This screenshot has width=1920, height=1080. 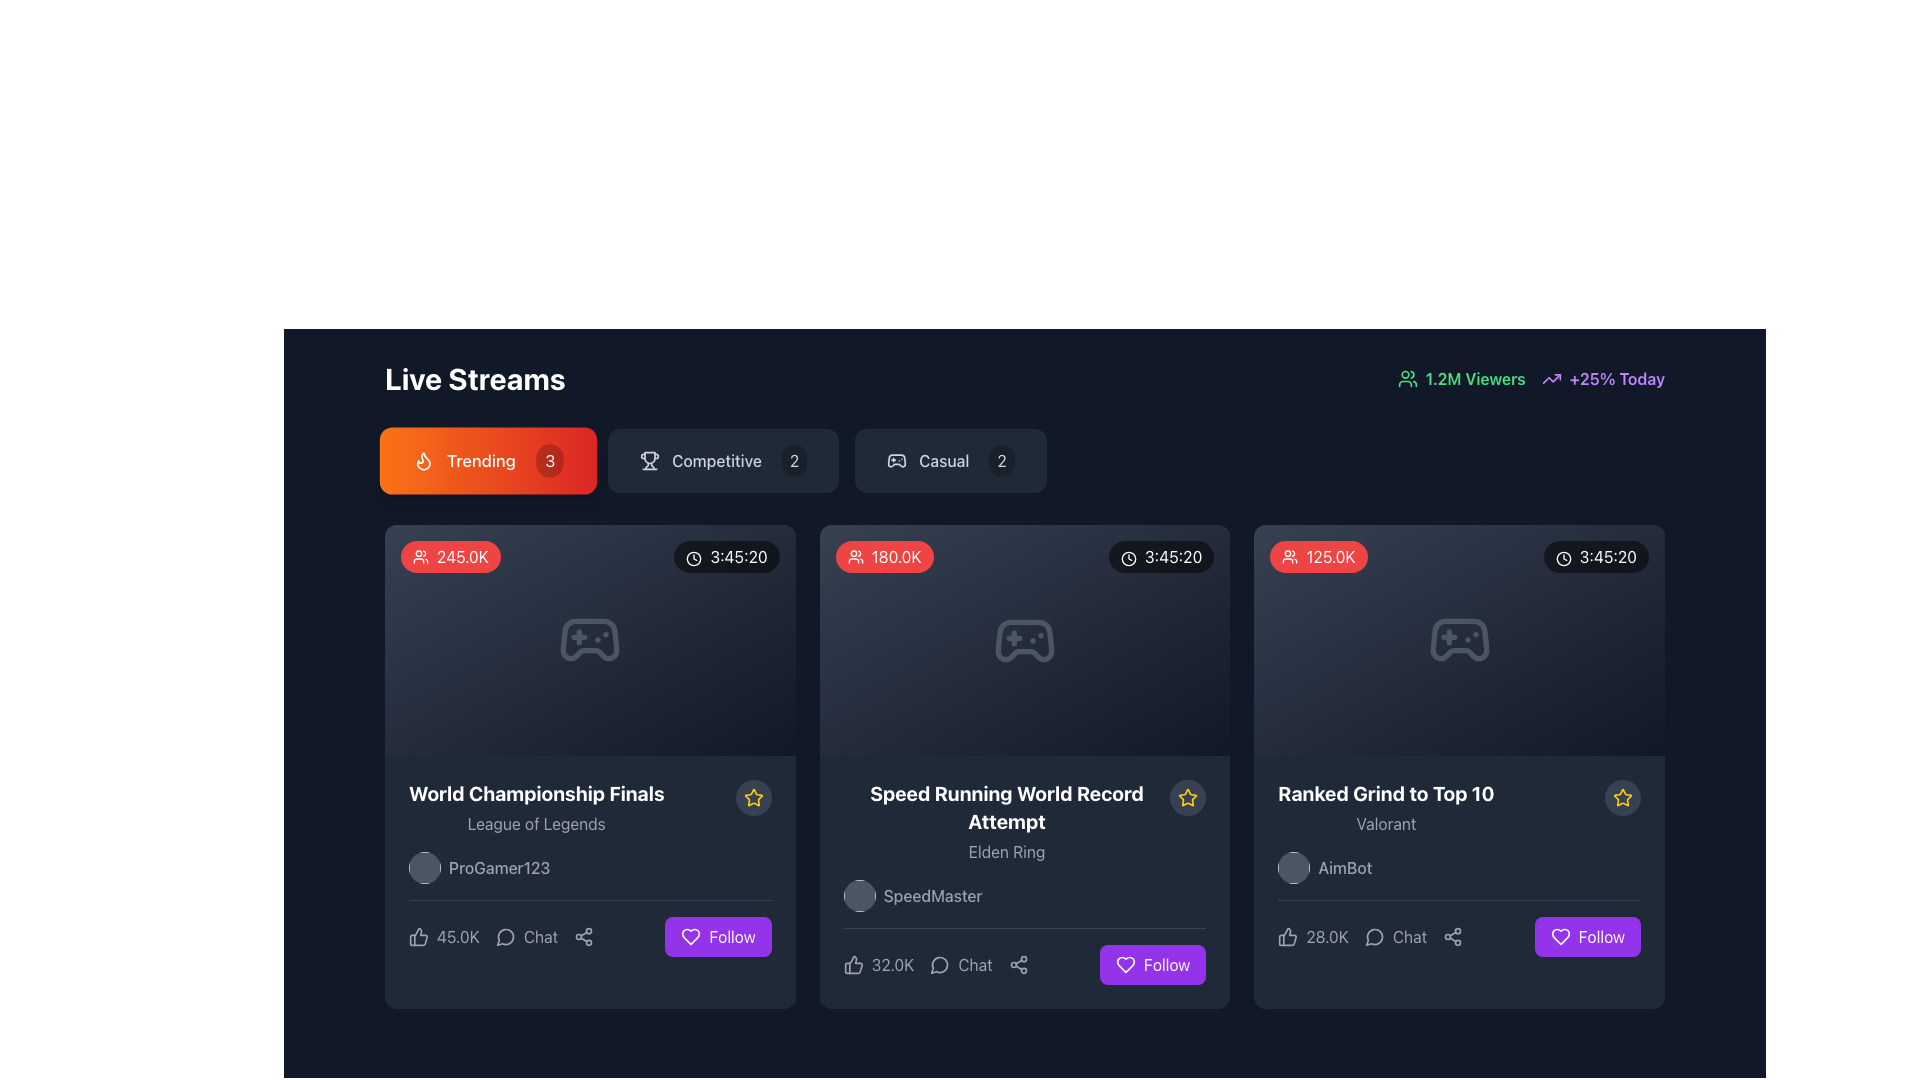 I want to click on the 'Casual' button, which features a game controller icon on the left, the text 'Casual' in the center, and a circular badge with the number '2' on the right, so click(x=949, y=461).